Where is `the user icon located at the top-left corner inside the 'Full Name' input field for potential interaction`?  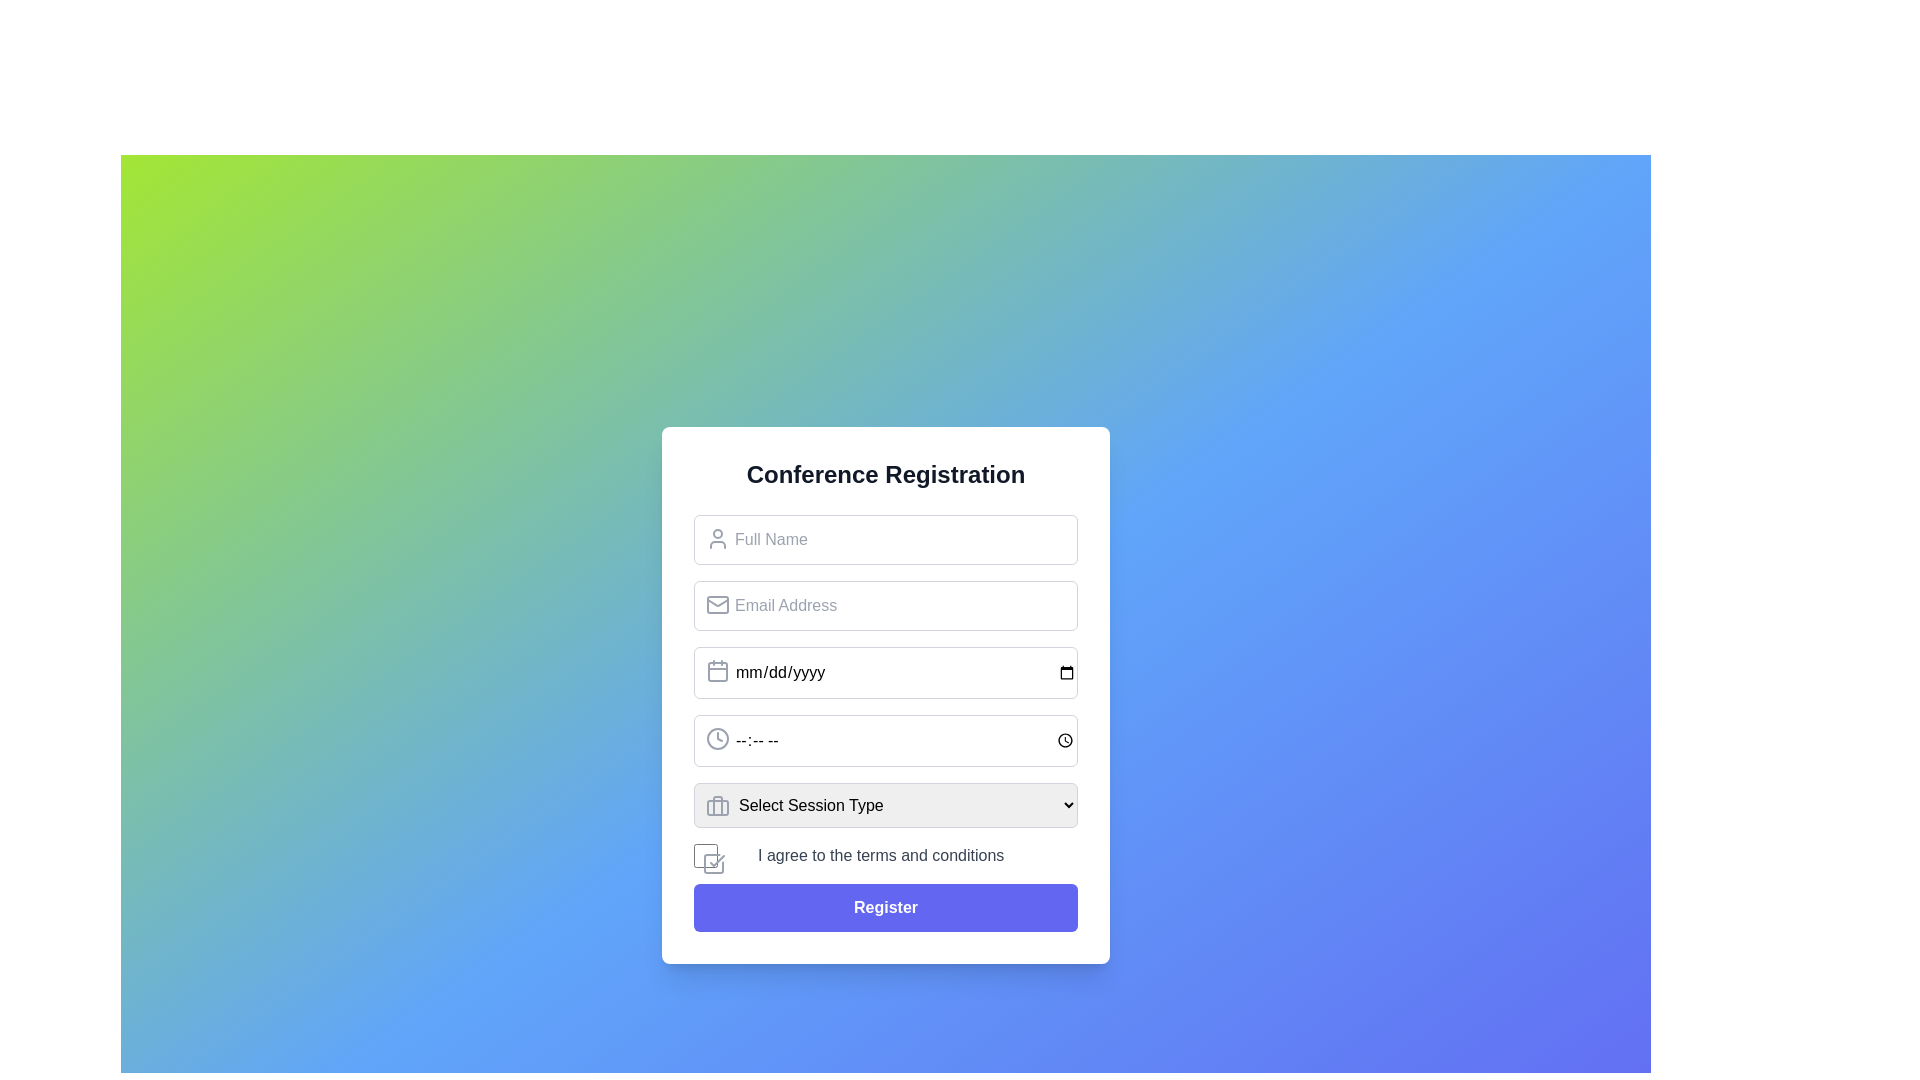 the user icon located at the top-left corner inside the 'Full Name' input field for potential interaction is located at coordinates (718, 537).